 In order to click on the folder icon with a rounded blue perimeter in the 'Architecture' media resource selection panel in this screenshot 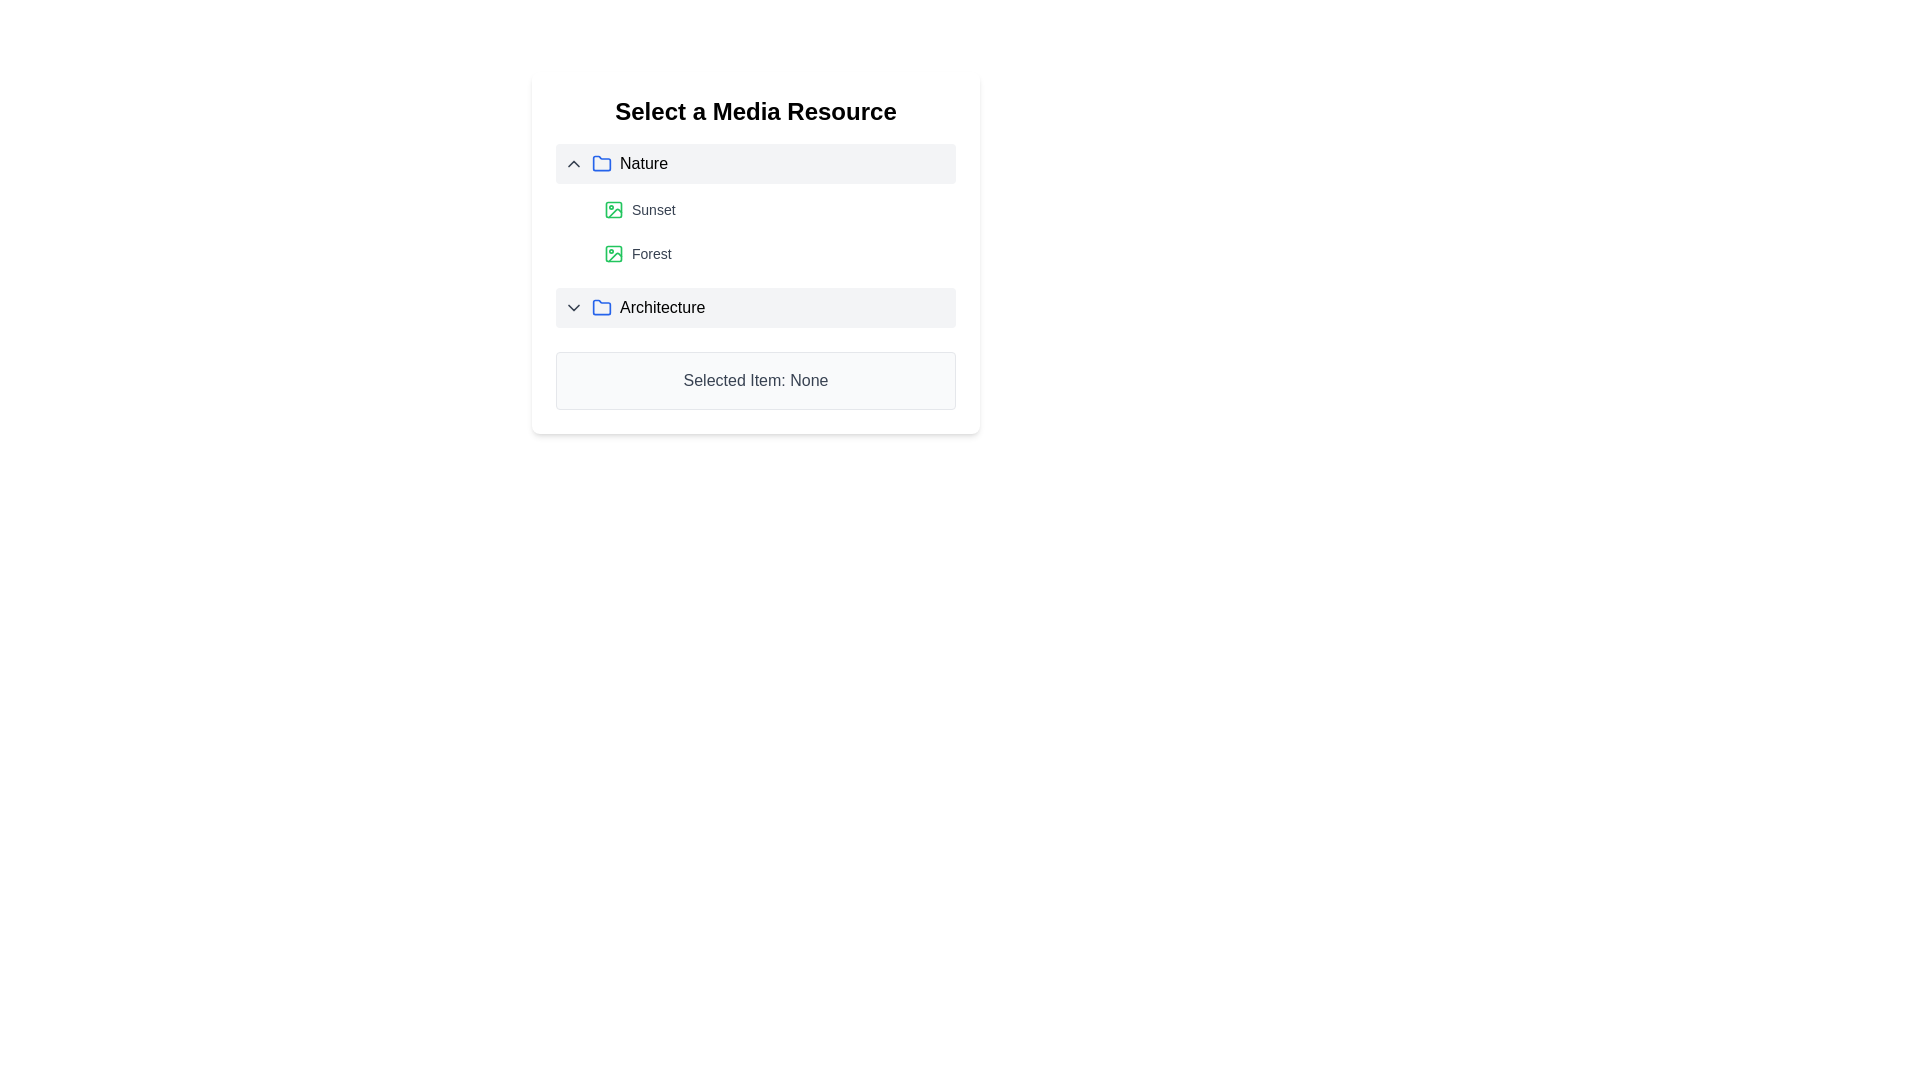, I will do `click(600, 308)`.